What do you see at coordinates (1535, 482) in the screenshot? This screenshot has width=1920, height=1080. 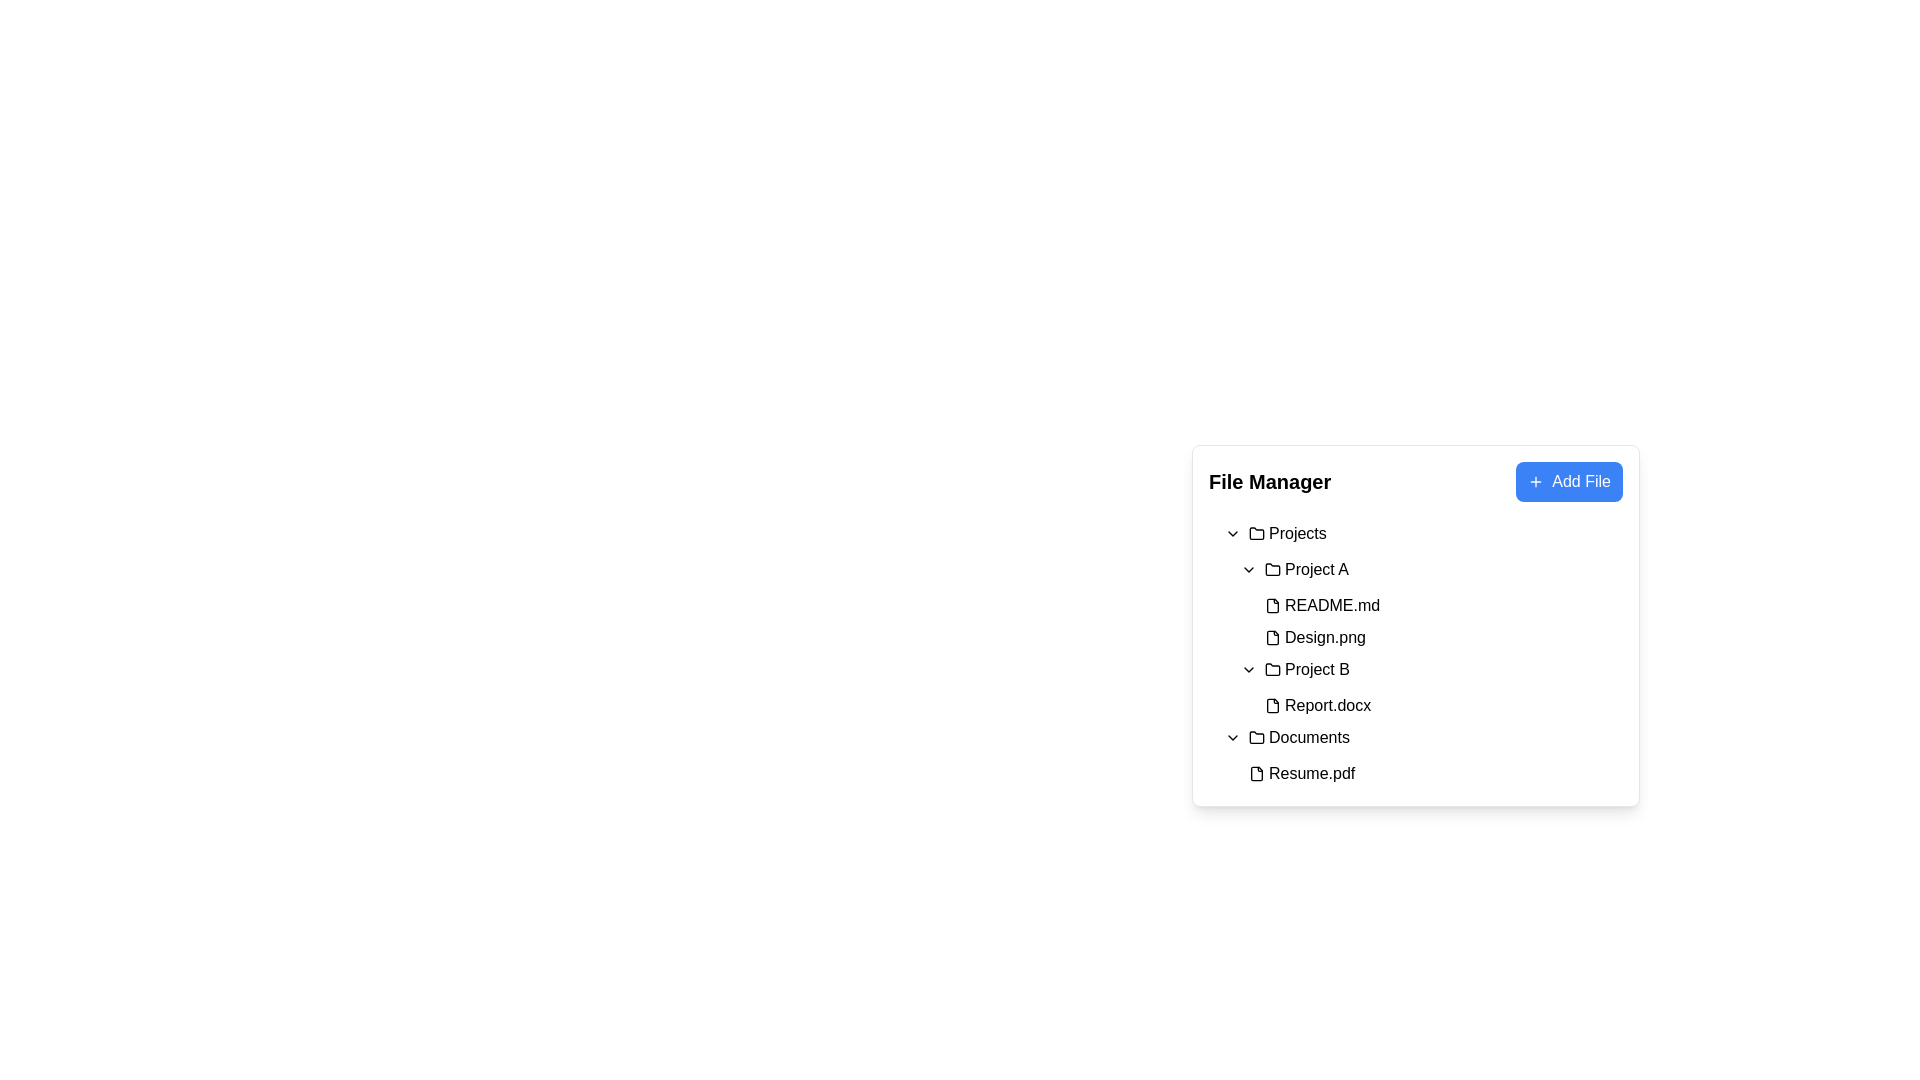 I see `the plus symbol icon inside the blue button labeled 'Add File' located in the top-right corner of the File Manager interface` at bounding box center [1535, 482].